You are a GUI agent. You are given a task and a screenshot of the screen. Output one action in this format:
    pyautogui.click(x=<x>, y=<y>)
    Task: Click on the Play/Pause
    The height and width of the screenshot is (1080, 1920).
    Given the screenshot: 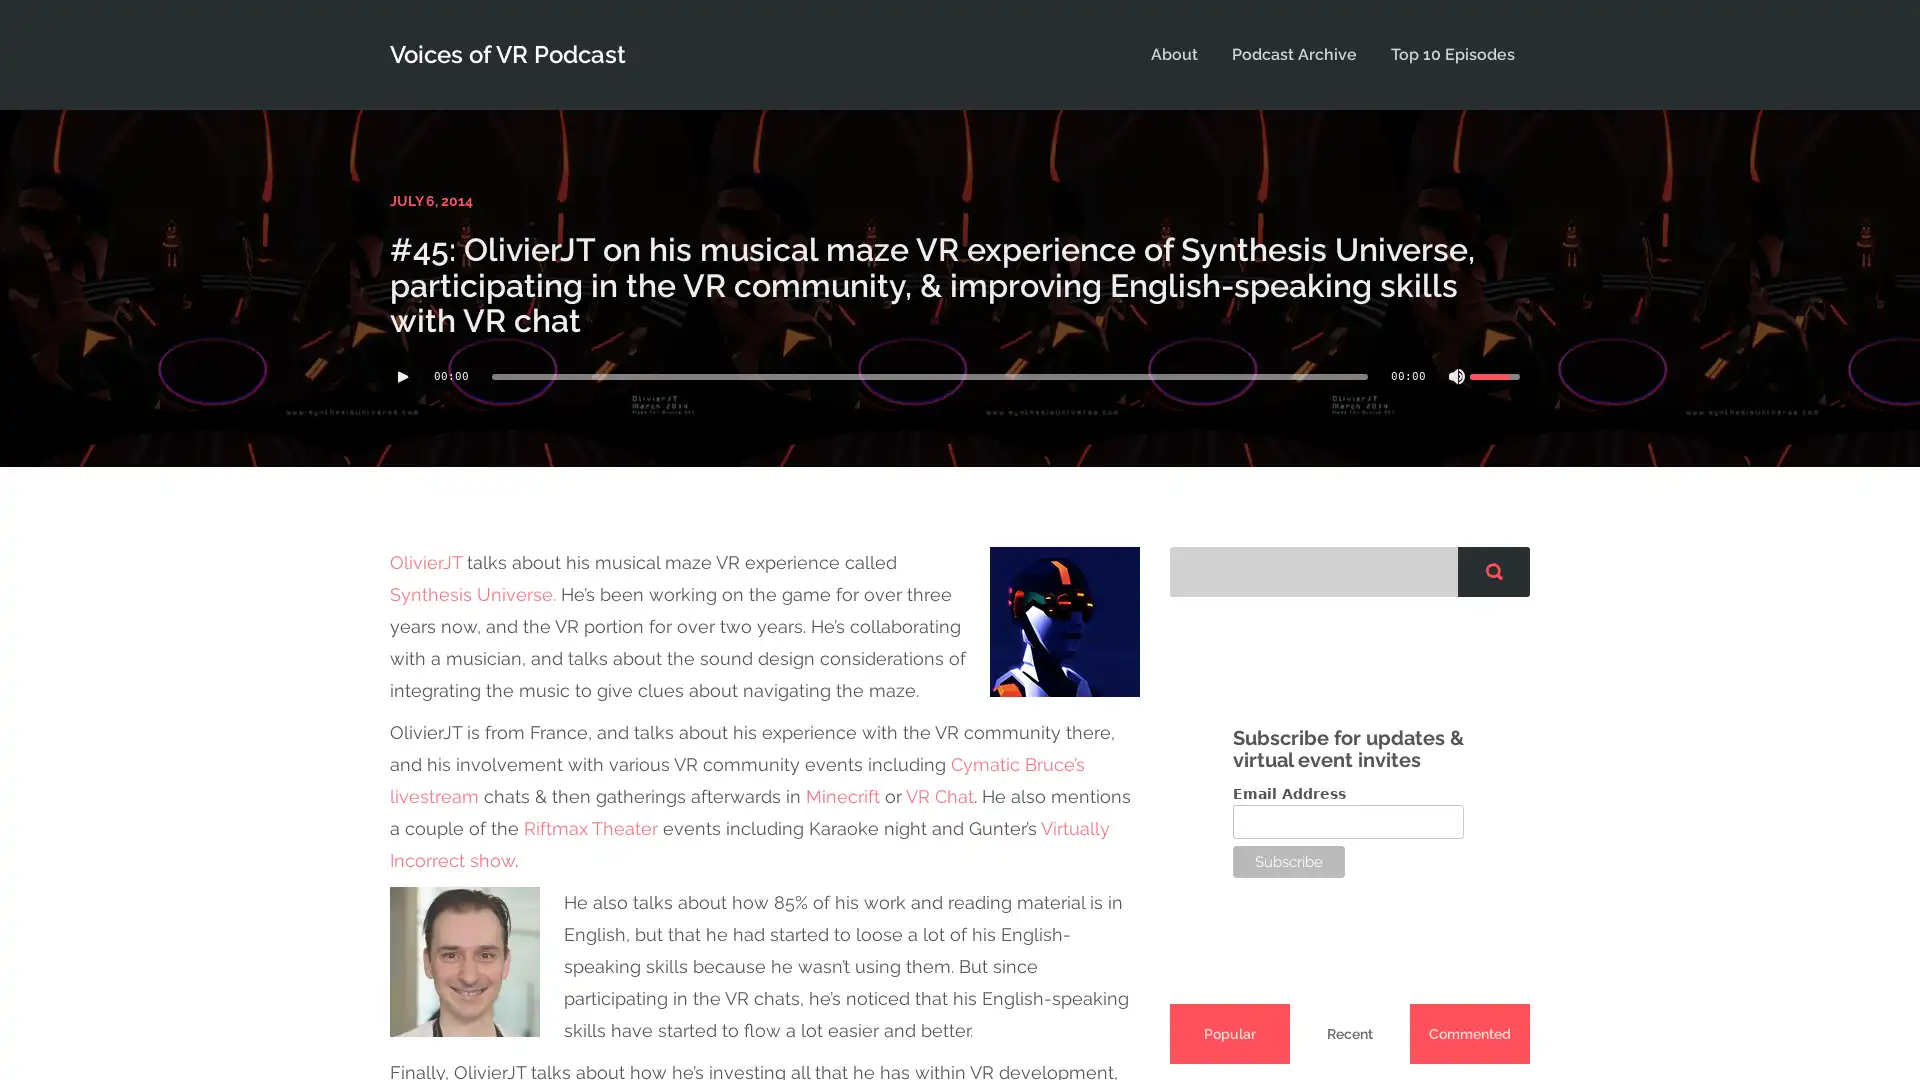 What is the action you would take?
    pyautogui.click(x=402, y=375)
    